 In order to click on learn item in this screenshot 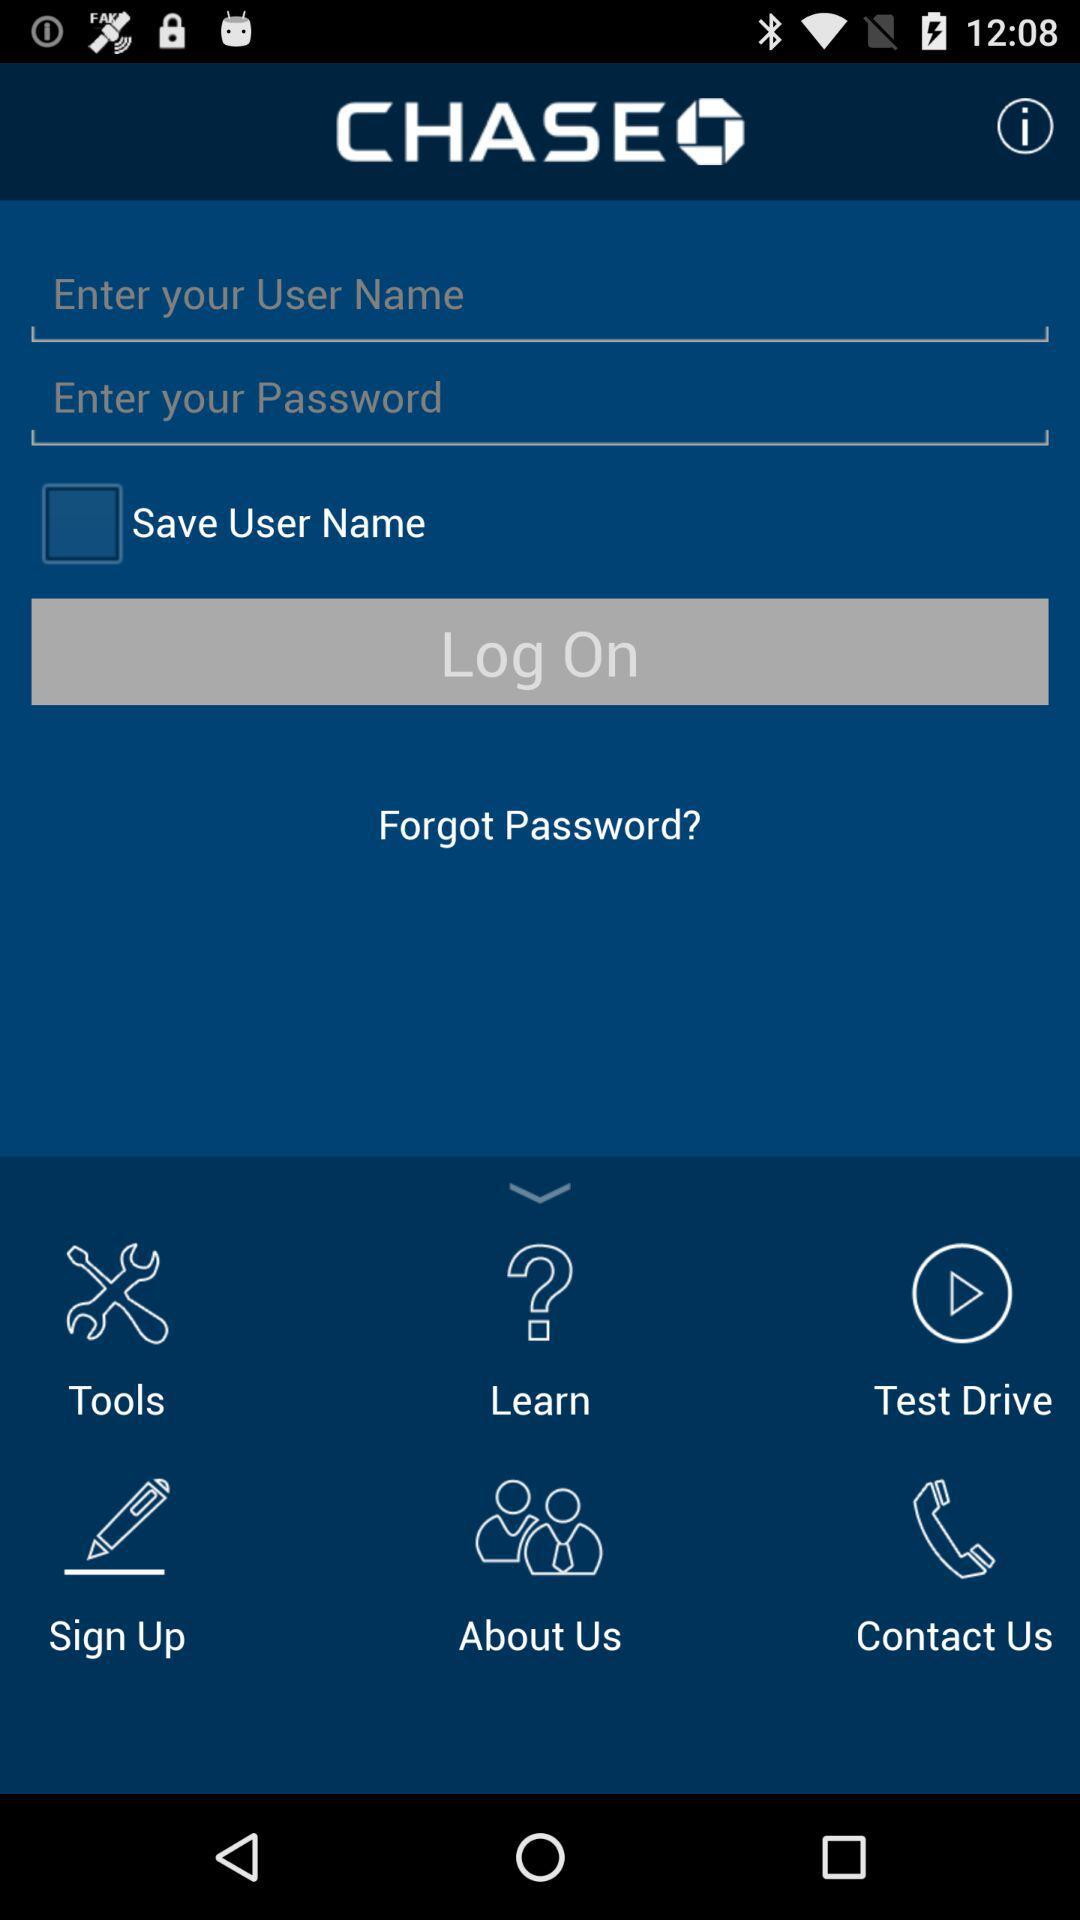, I will do `click(540, 1327)`.